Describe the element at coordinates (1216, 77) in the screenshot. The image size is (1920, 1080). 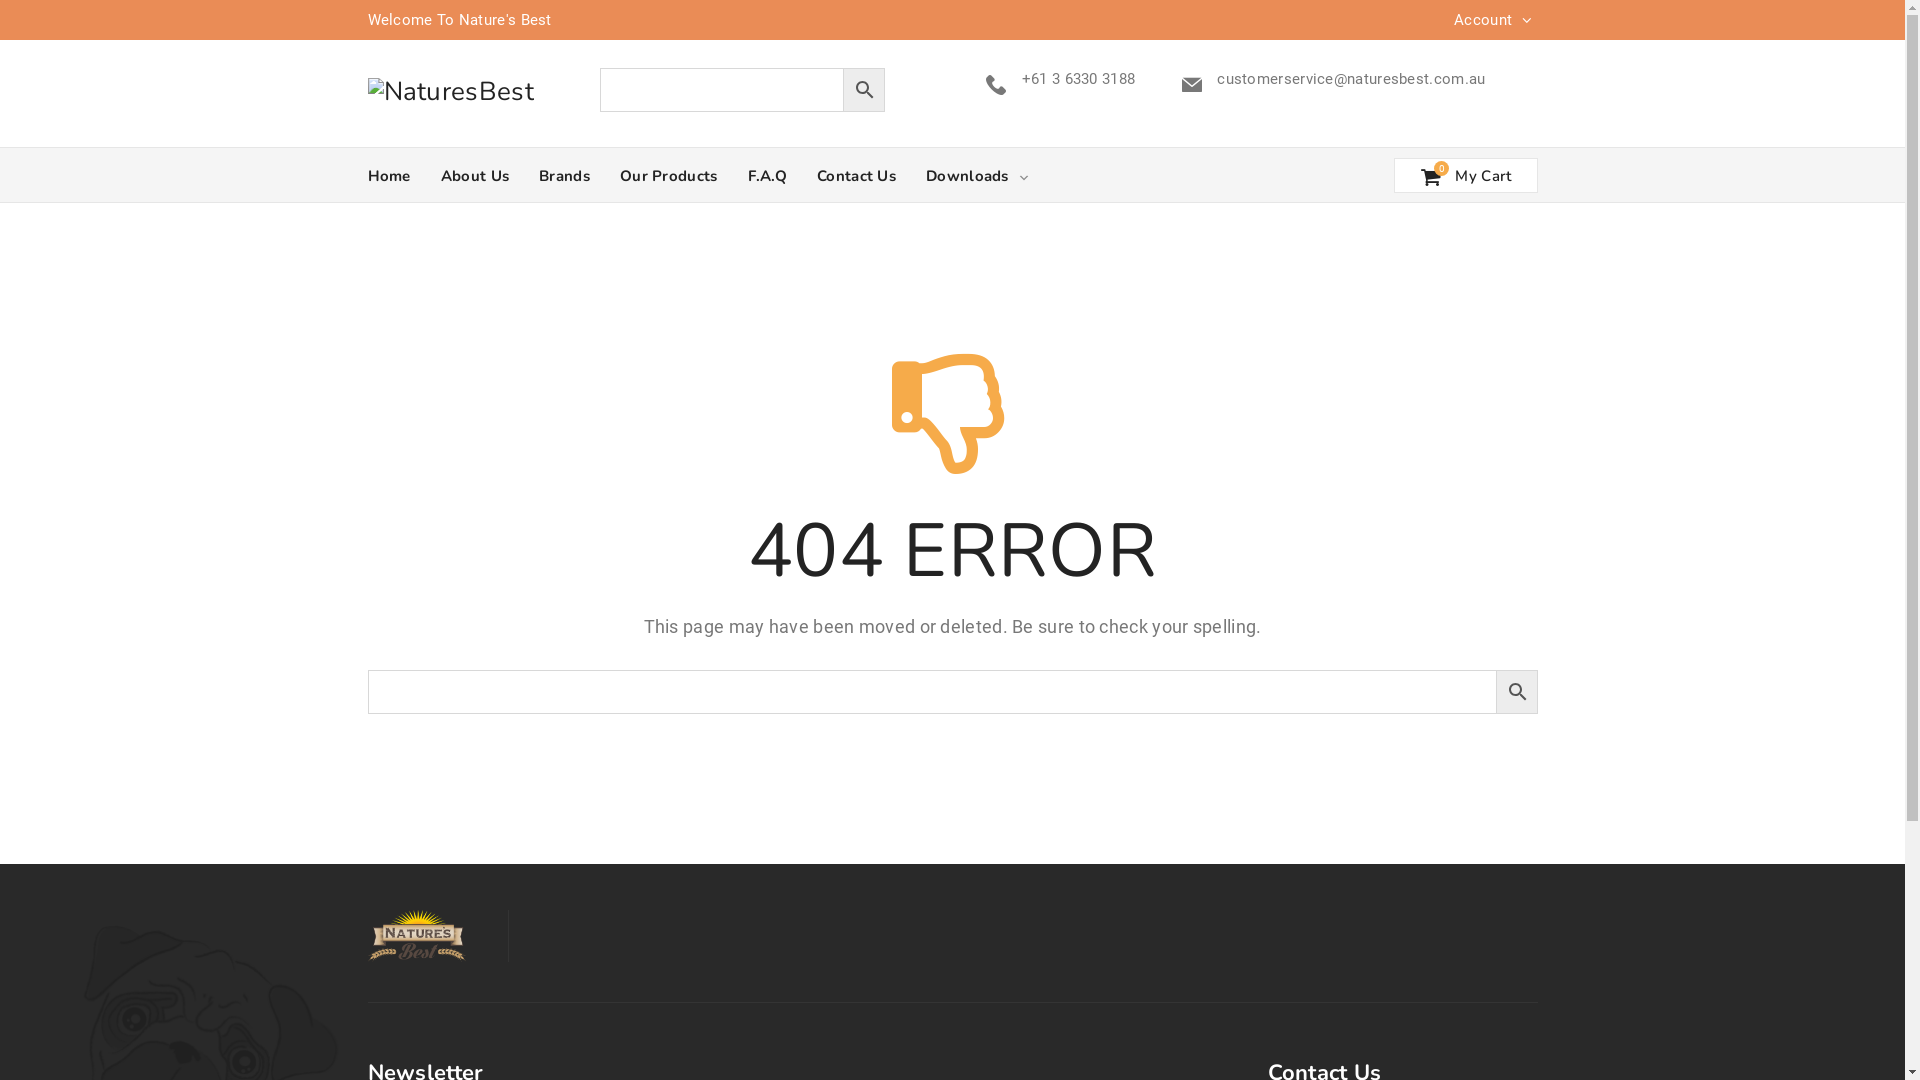
I see `'customerservice@naturesbest.com.au'` at that location.